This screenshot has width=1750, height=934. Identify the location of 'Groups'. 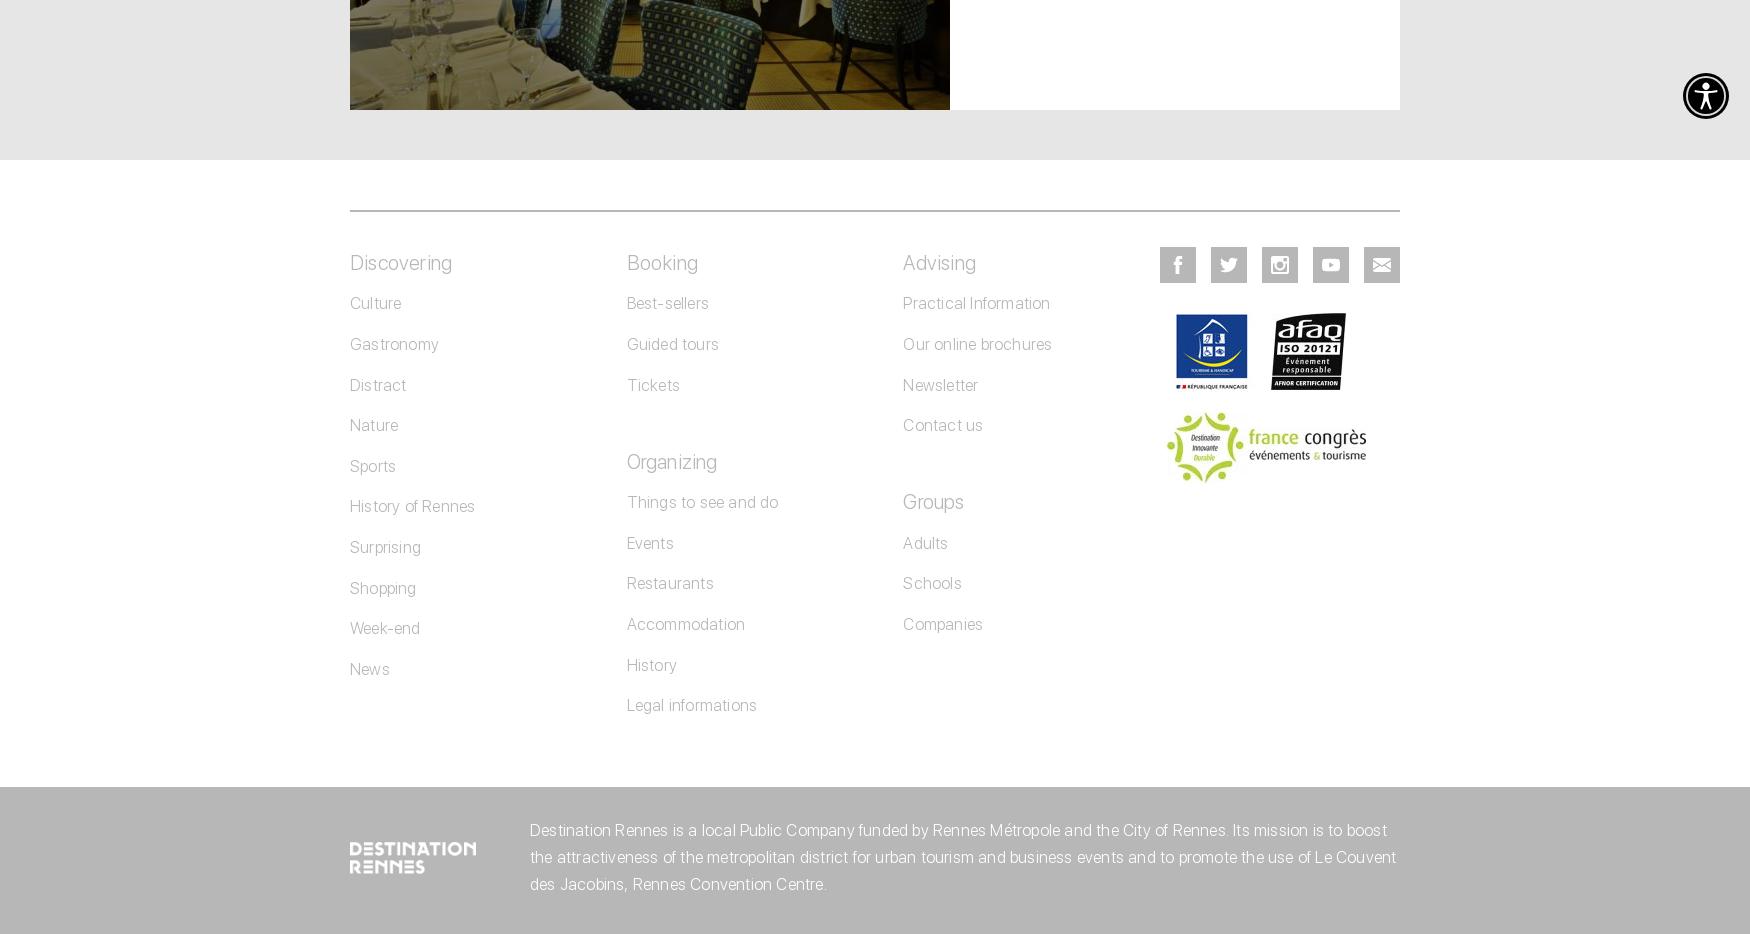
(932, 501).